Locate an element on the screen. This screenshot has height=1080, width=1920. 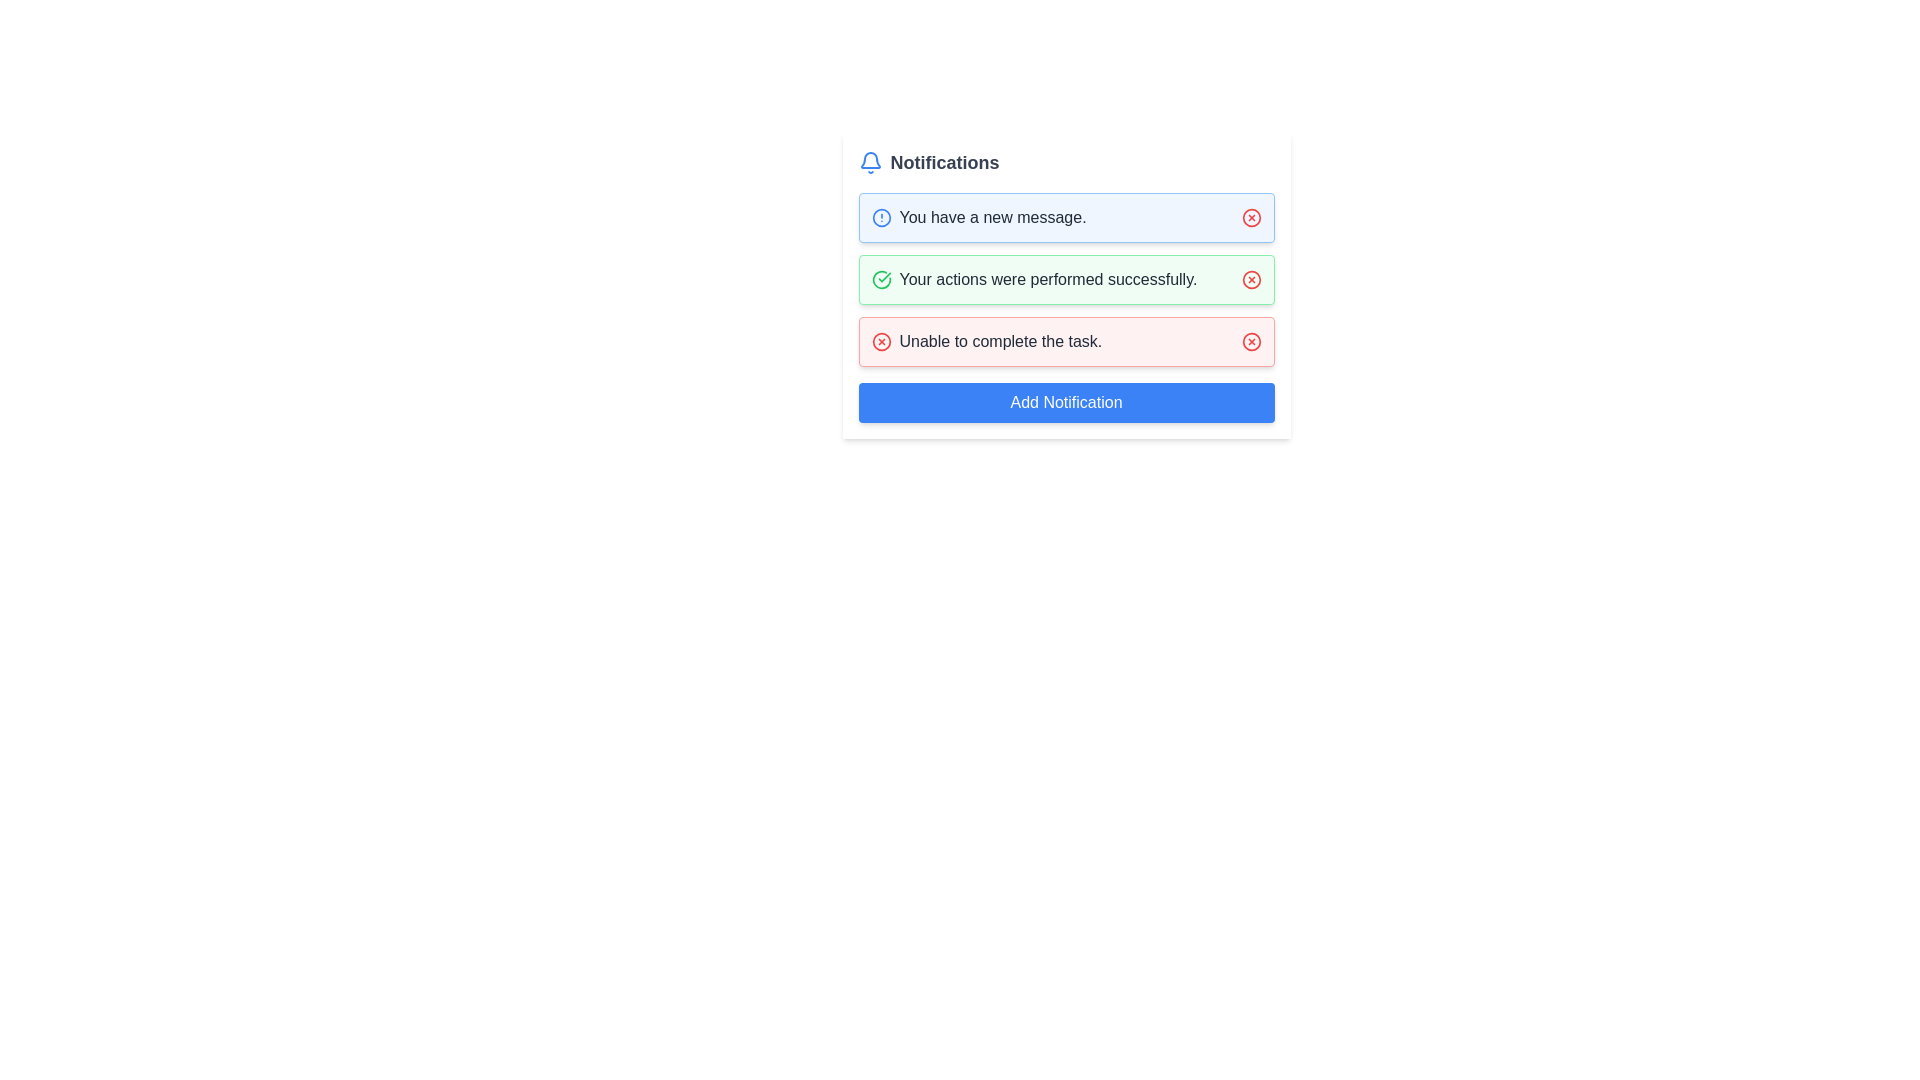
text label that serves as the title for the notifications module, positioned at the top of the card layout, next to a blue bell icon is located at coordinates (944, 161).